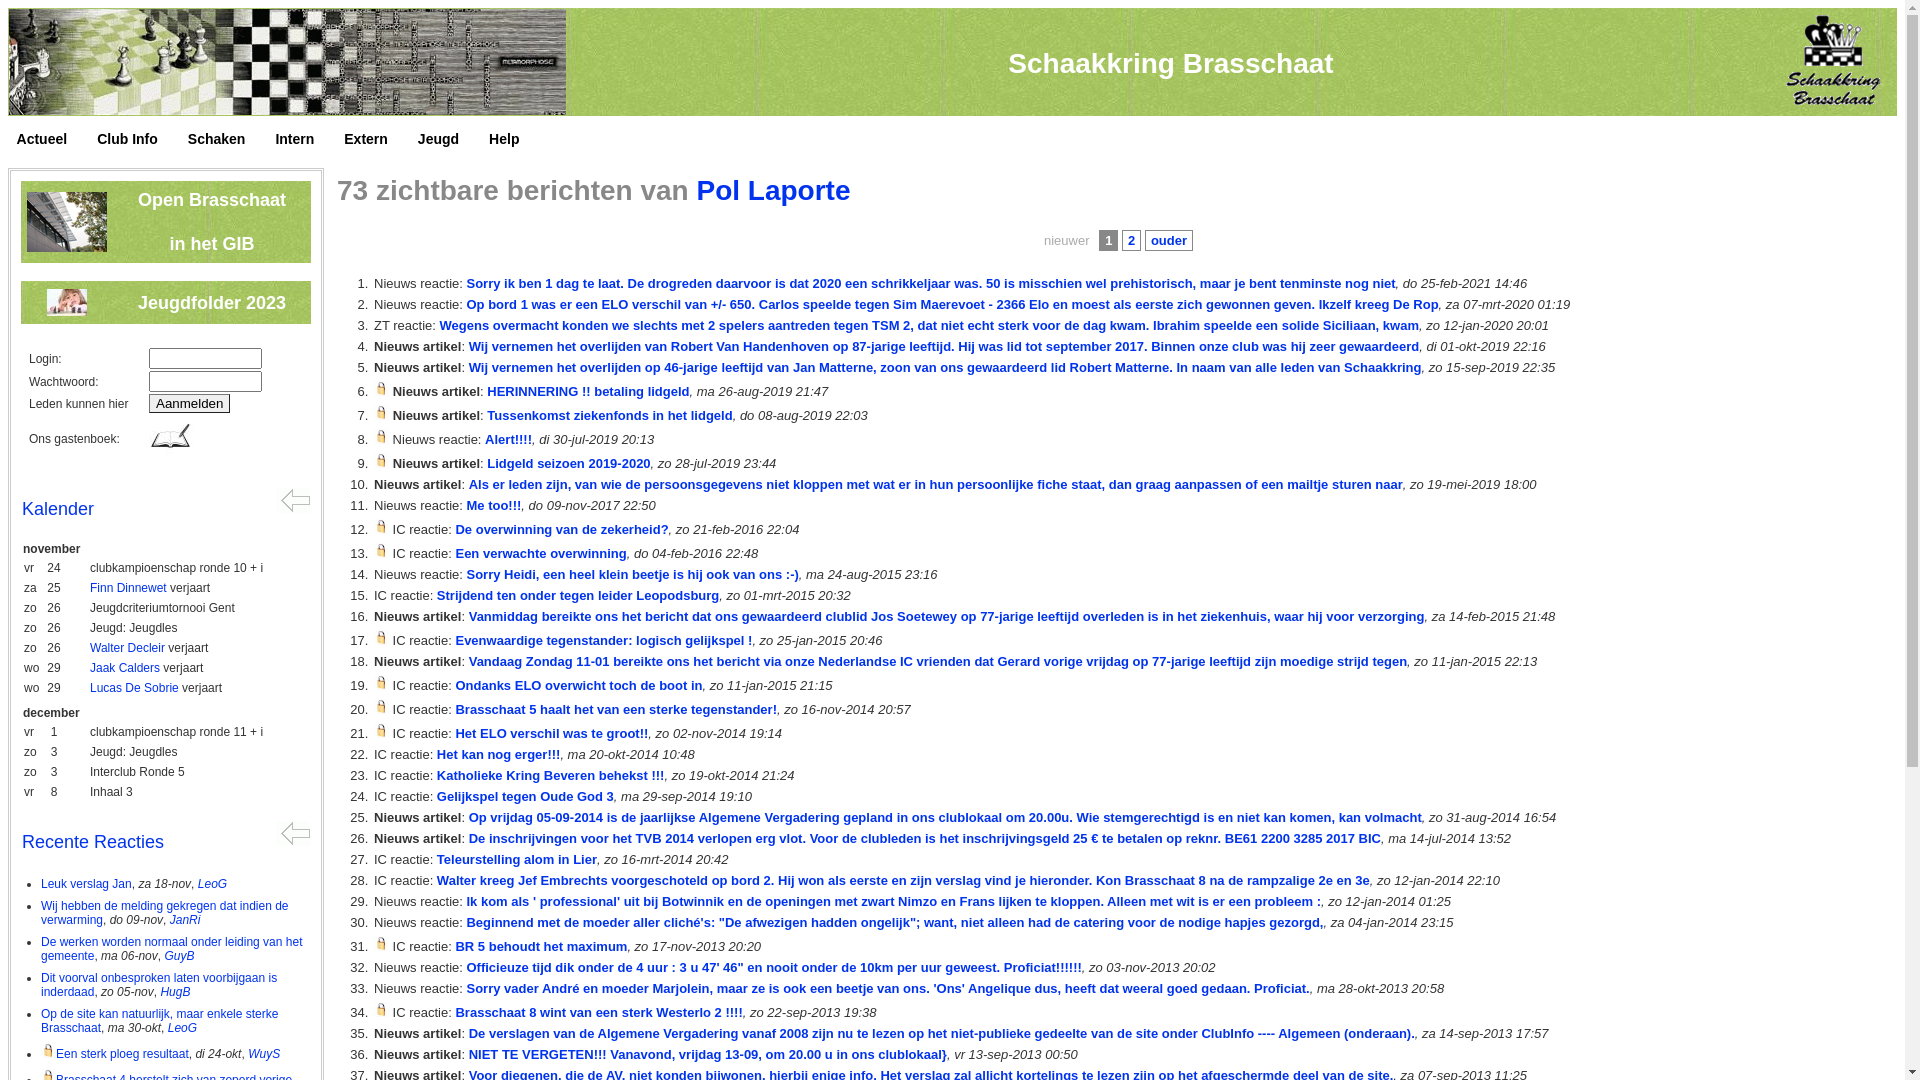 The width and height of the screenshot is (1920, 1080). I want to click on 'Verberg de sidebar', so click(291, 499).